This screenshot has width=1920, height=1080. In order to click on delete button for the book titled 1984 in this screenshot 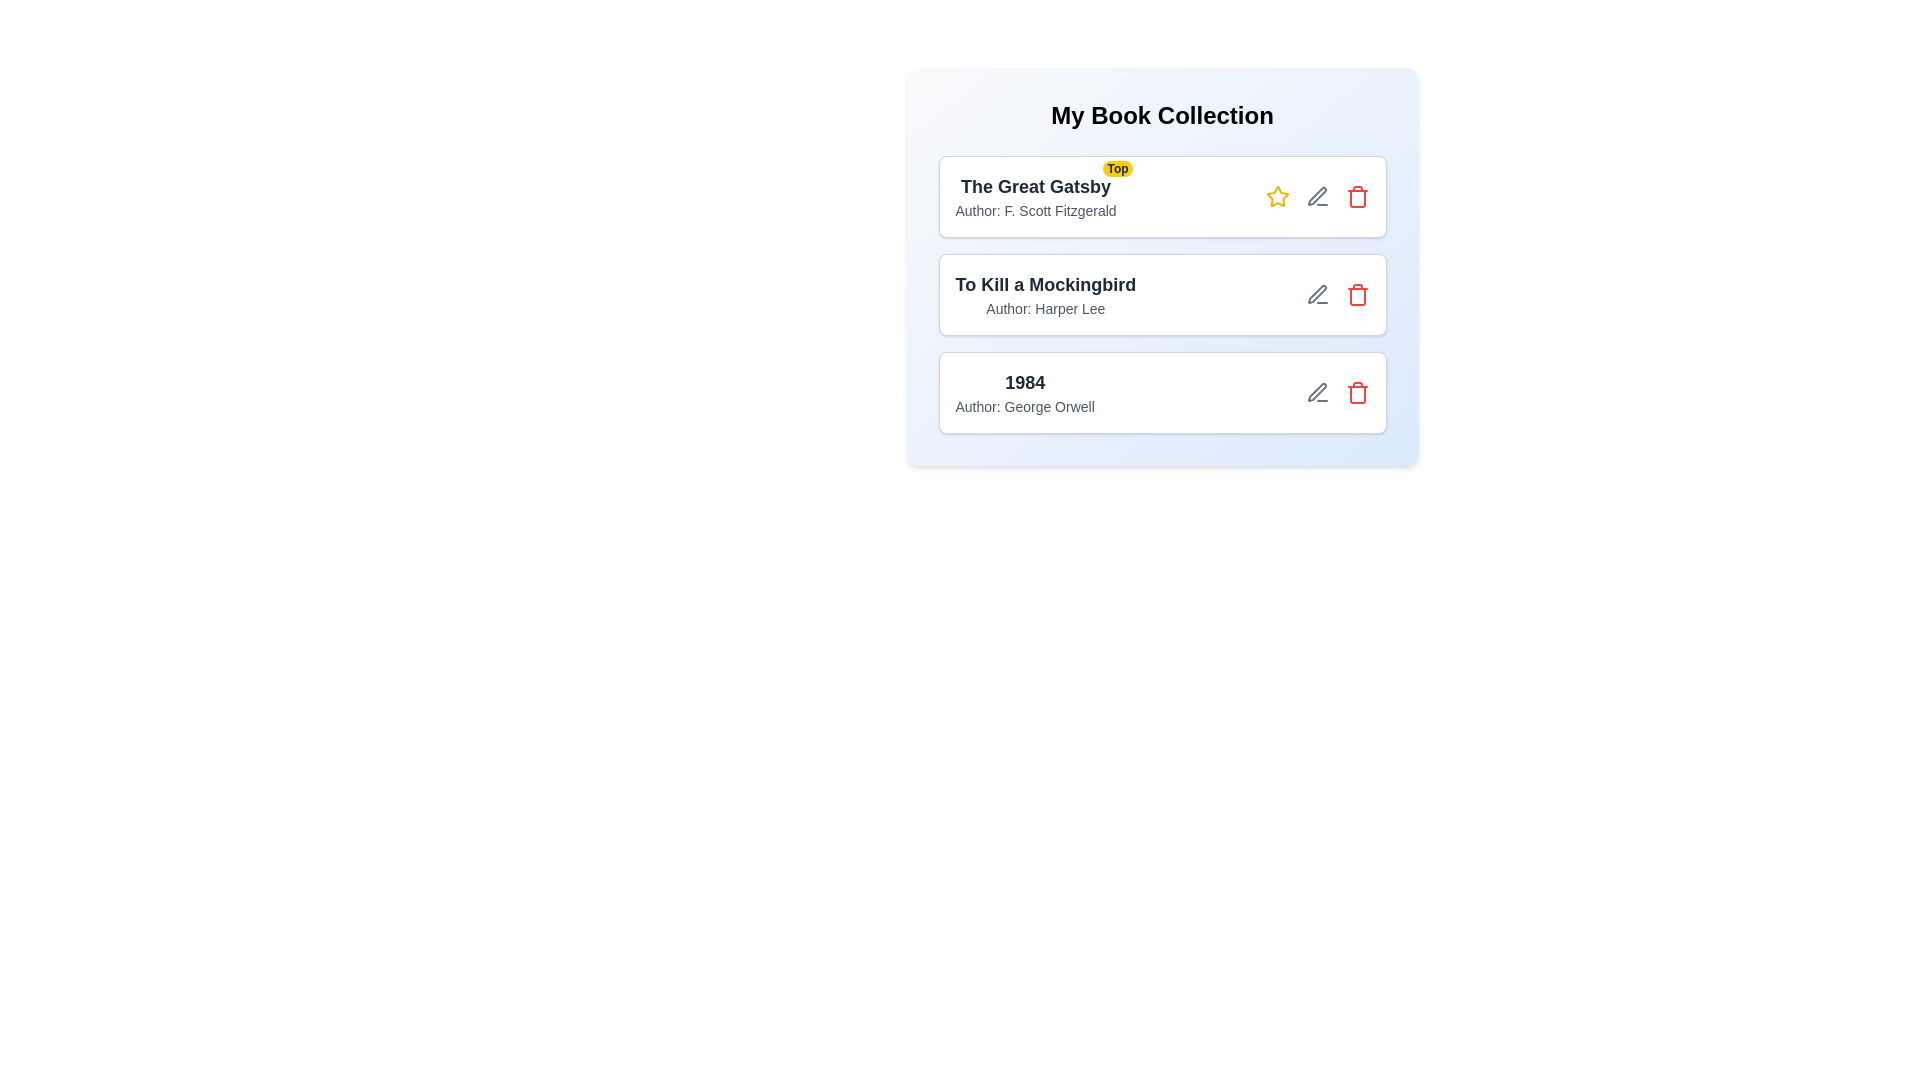, I will do `click(1357, 393)`.